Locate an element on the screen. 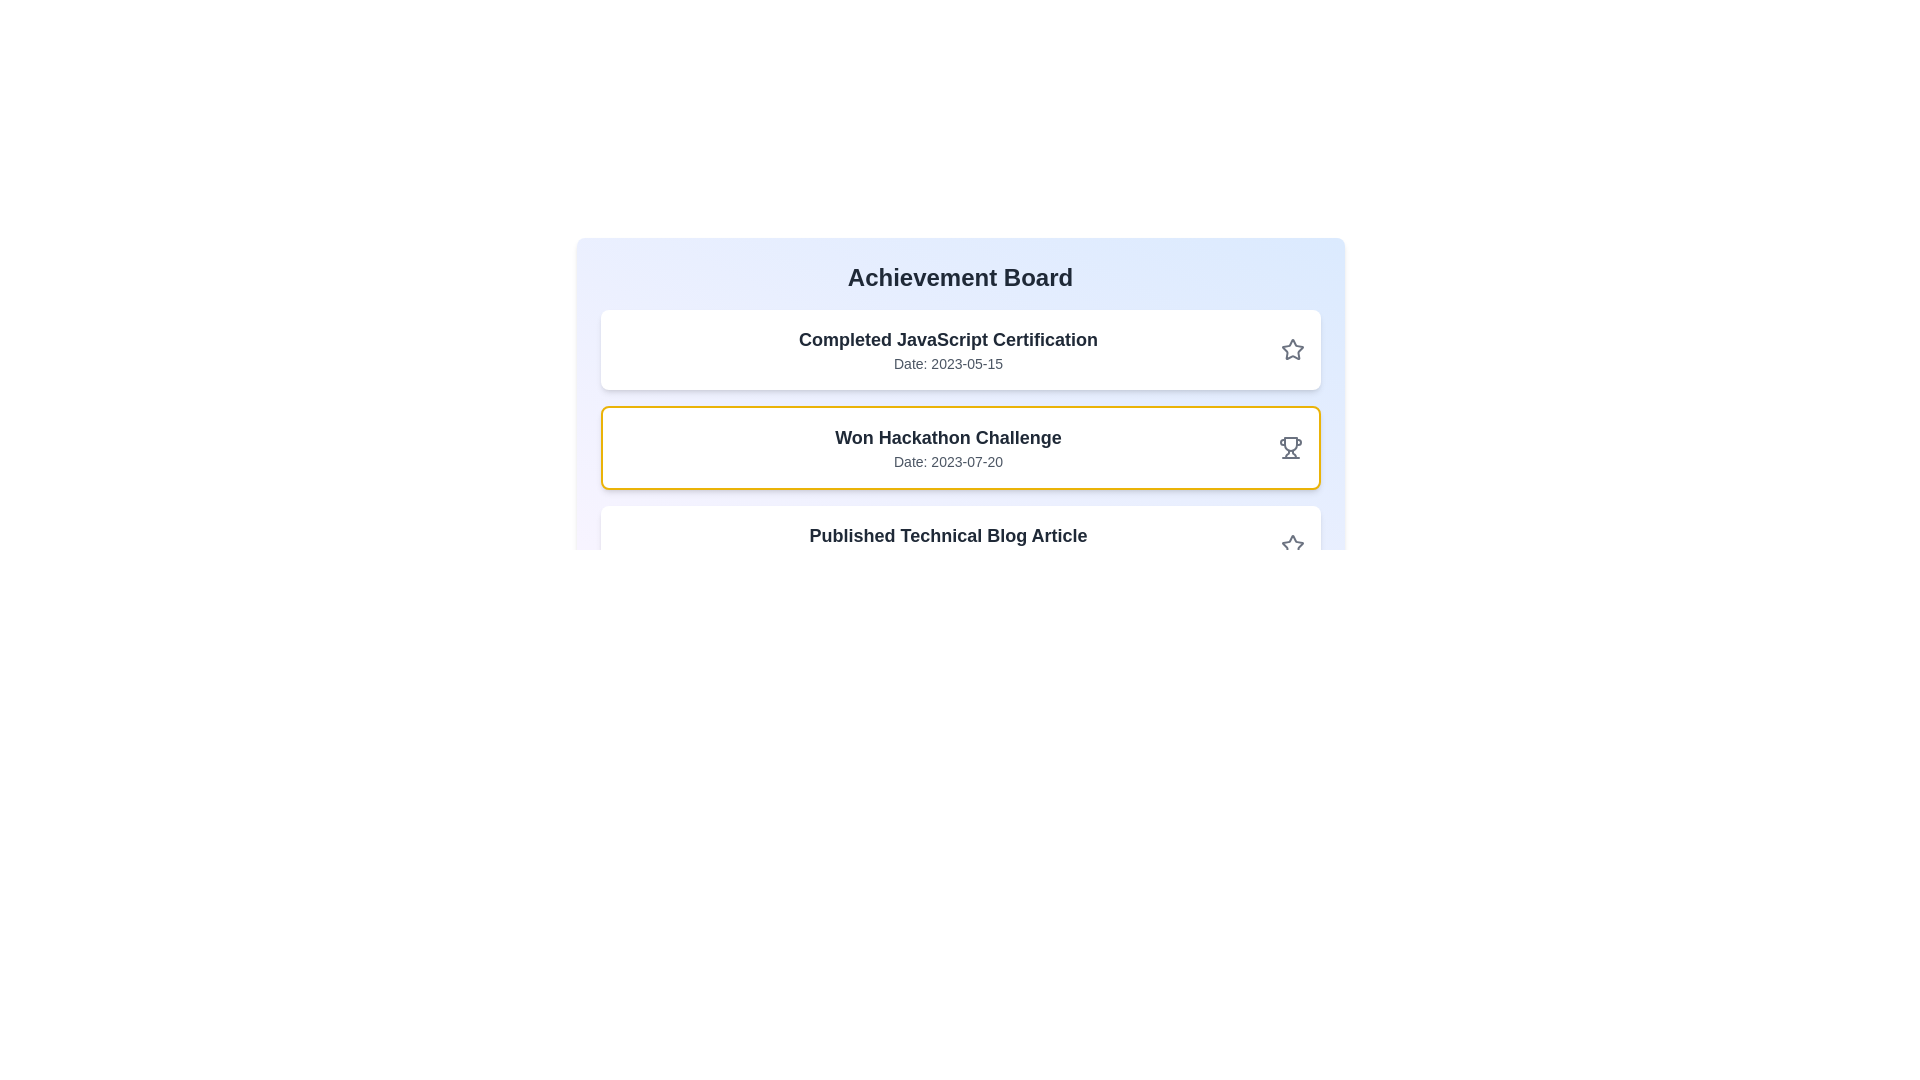 Image resolution: width=1920 pixels, height=1080 pixels. the achievement card with title Completed JavaScript Certification is located at coordinates (960, 349).